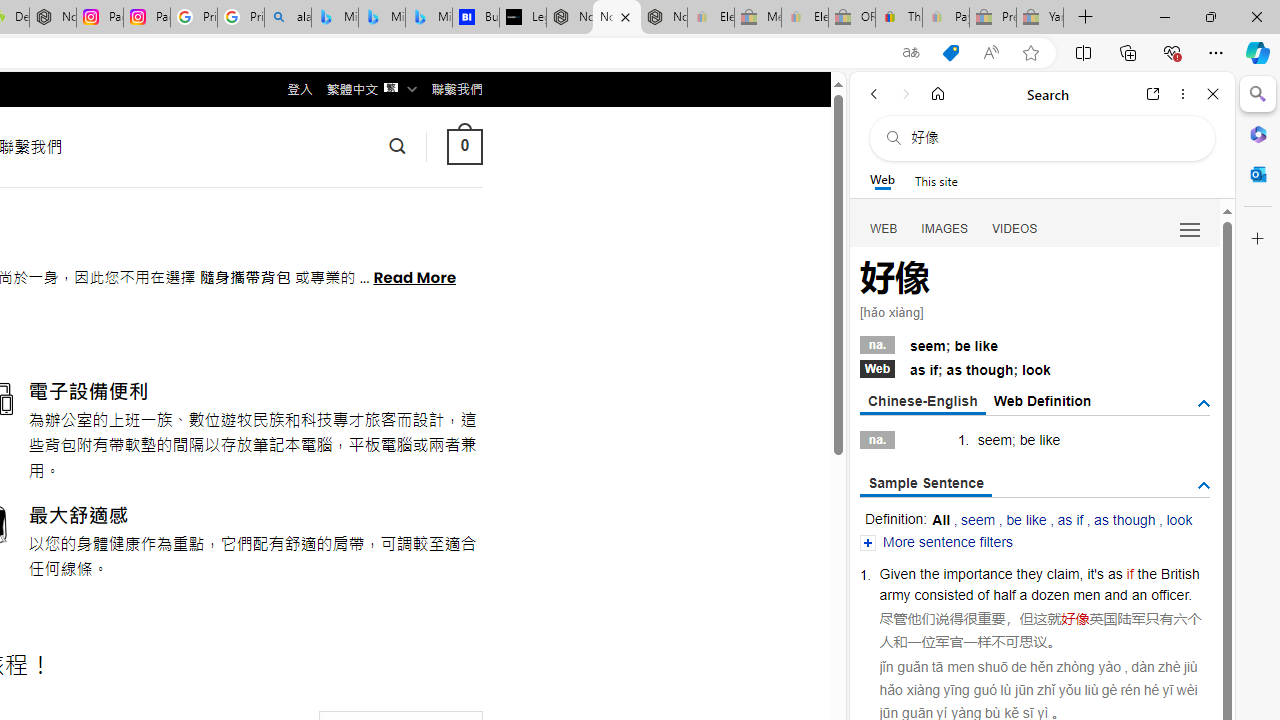 Image resolution: width=1280 pixels, height=720 pixels. Describe the element at coordinates (1202, 404) in the screenshot. I see `'AutomationID: tgdef'` at that location.